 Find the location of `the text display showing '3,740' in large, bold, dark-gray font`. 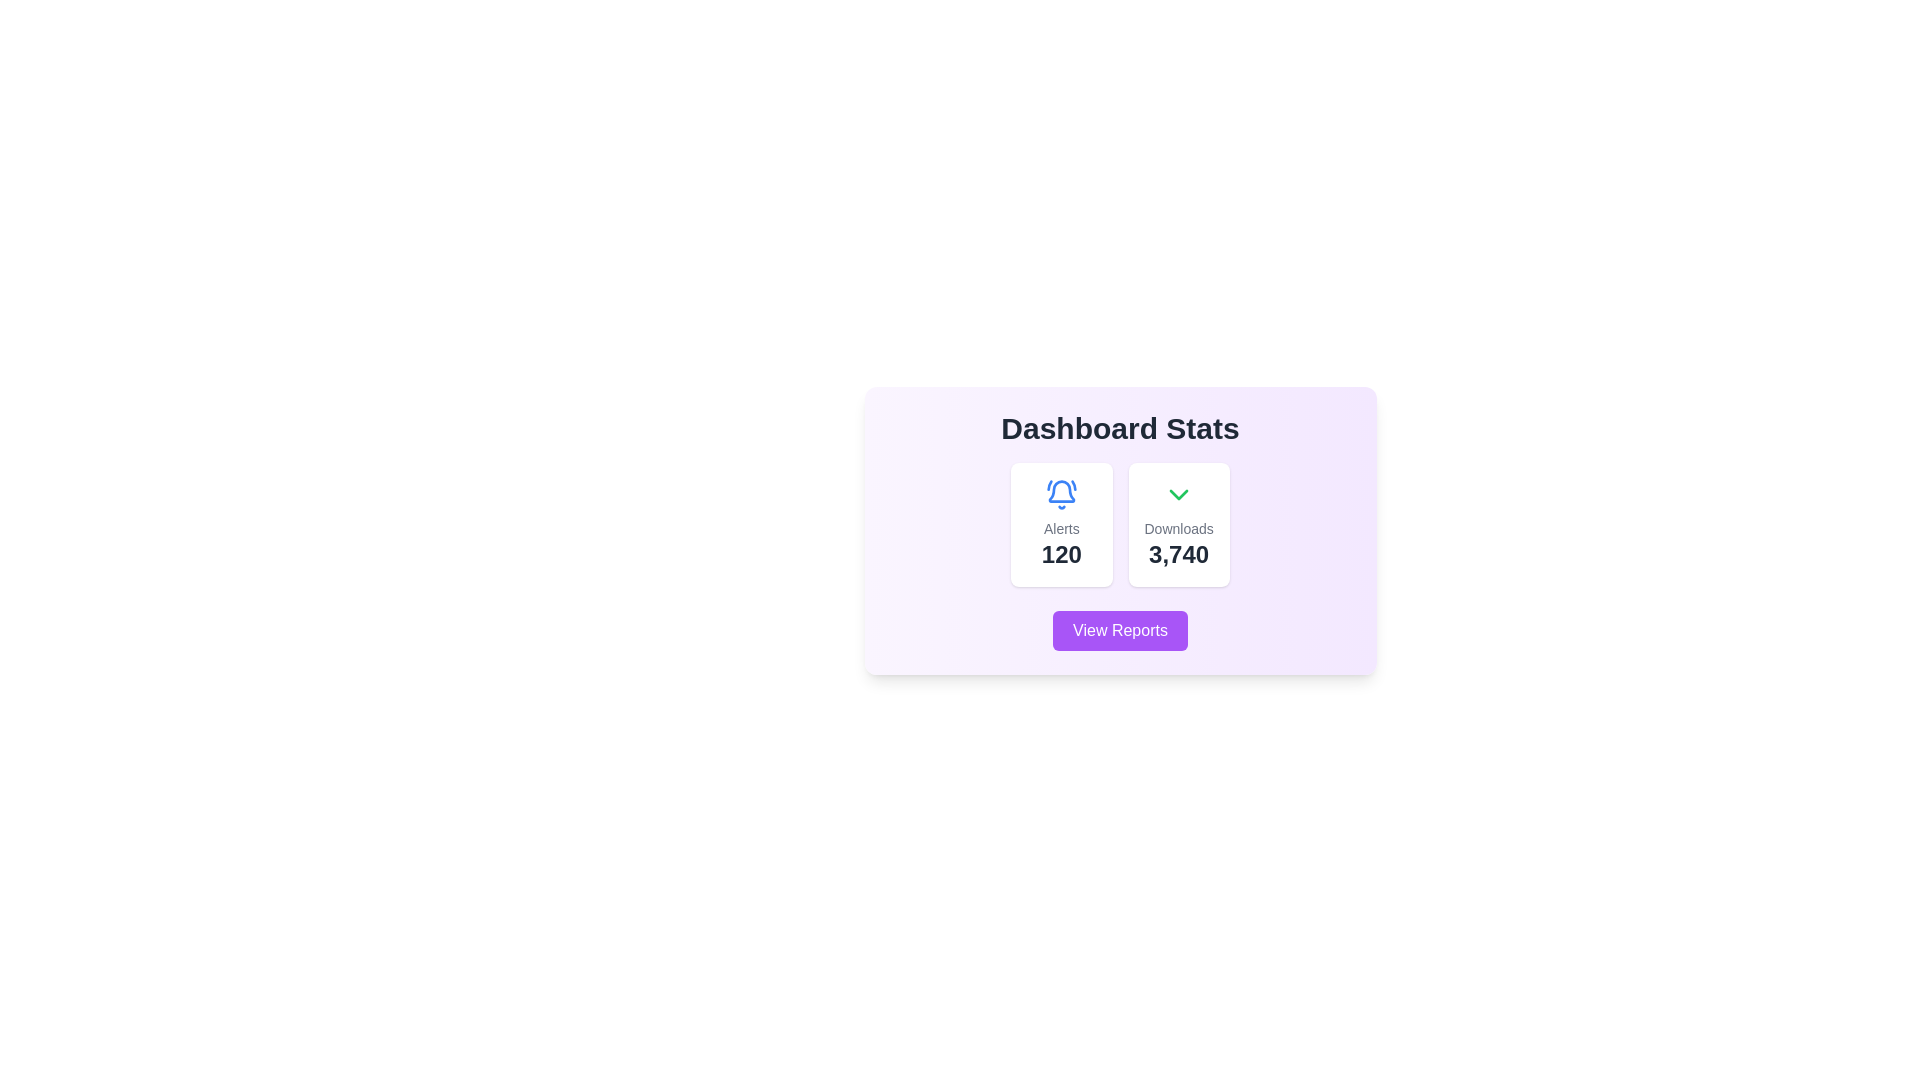

the text display showing '3,740' in large, bold, dark-gray font is located at coordinates (1179, 555).